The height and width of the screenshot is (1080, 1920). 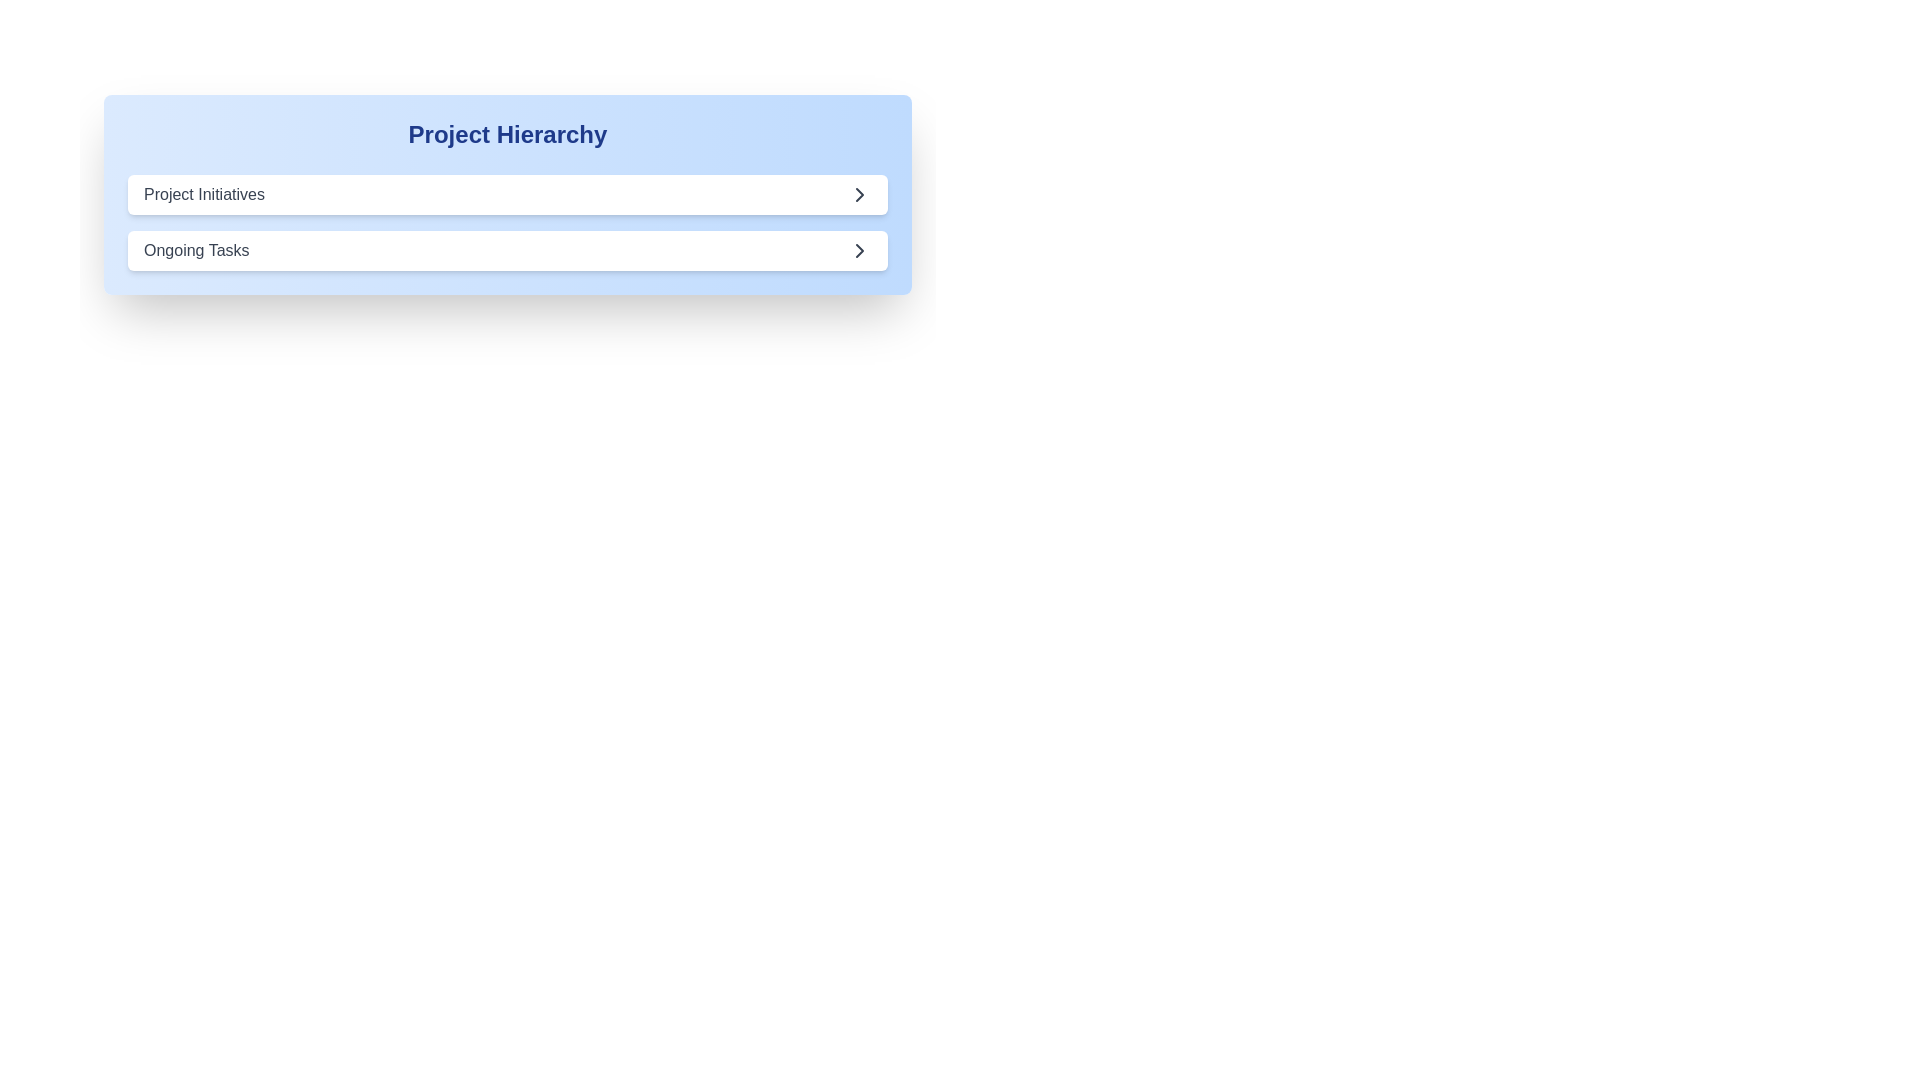 What do you see at coordinates (204, 195) in the screenshot?
I see `the 'Project Initiatives' text label located in the first row of the 'Project Hierarchy' list` at bounding box center [204, 195].